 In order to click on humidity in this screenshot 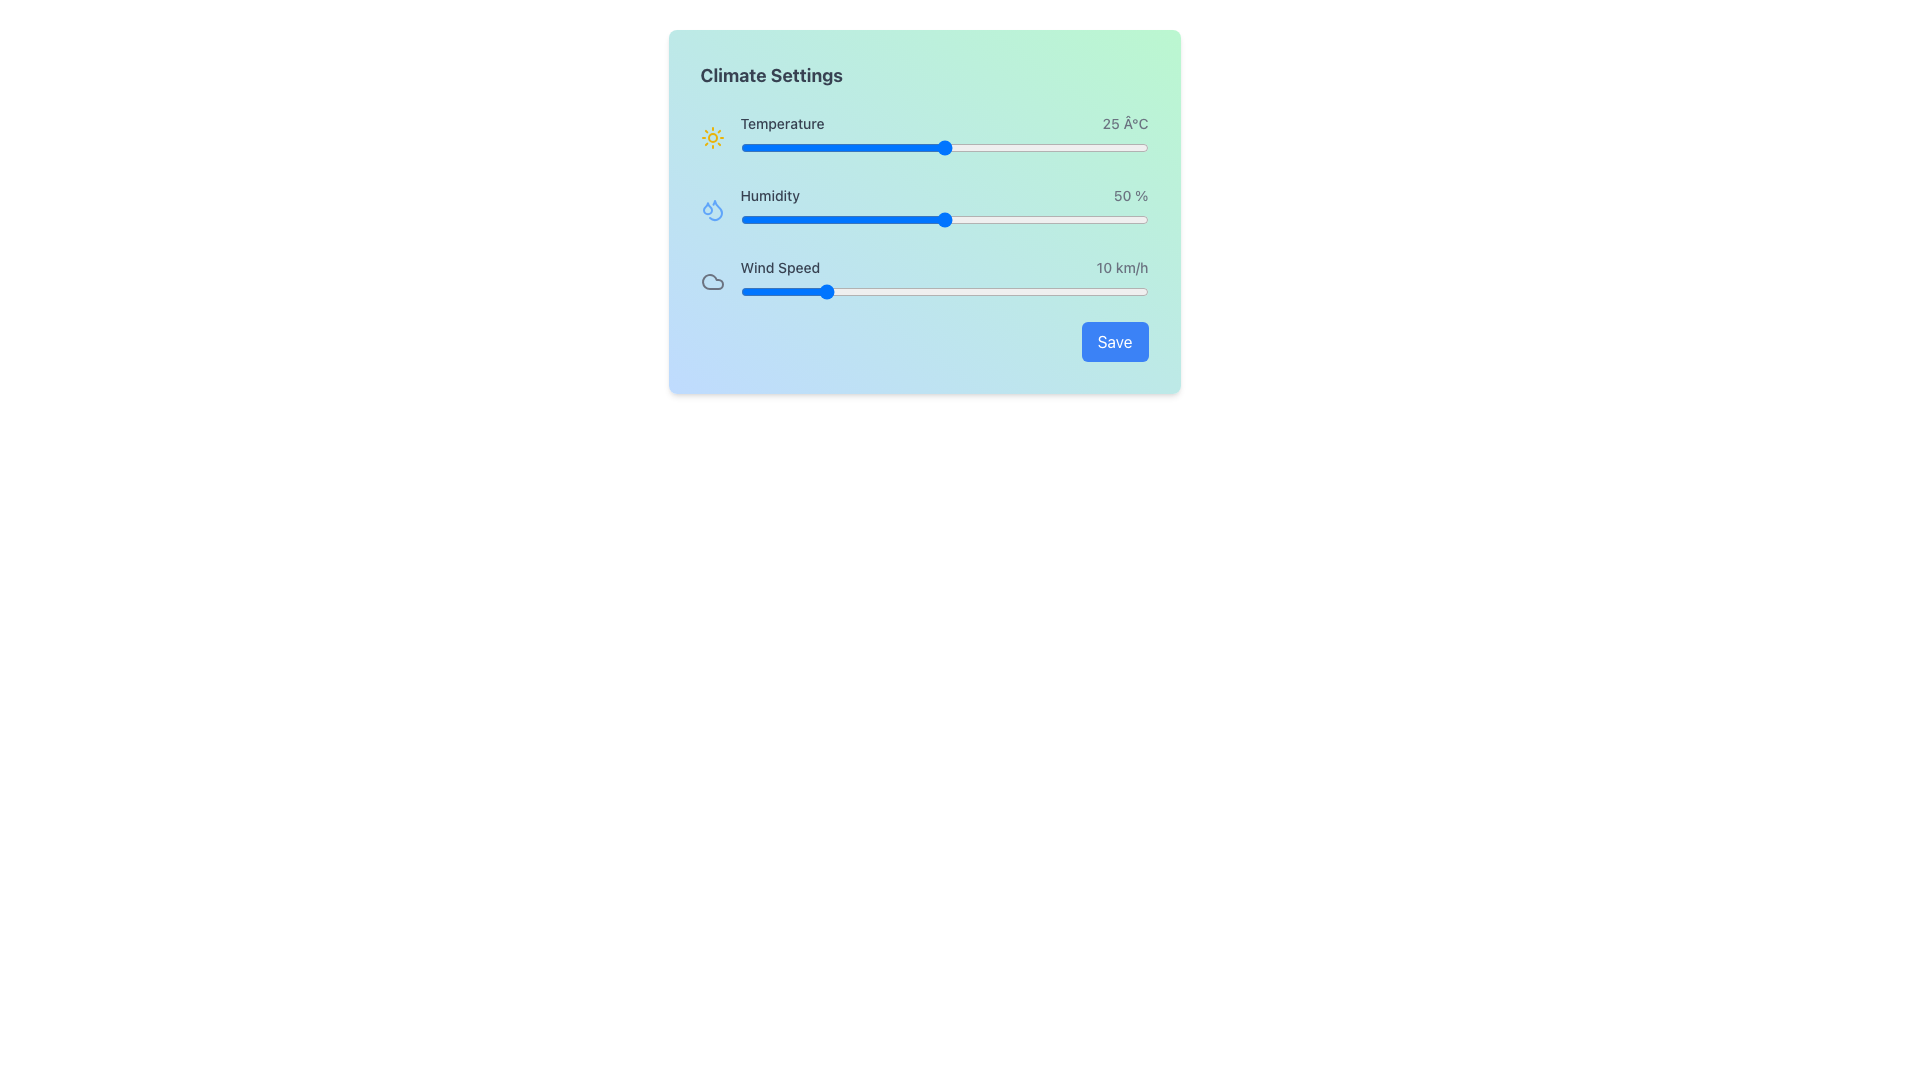, I will do `click(882, 219)`.